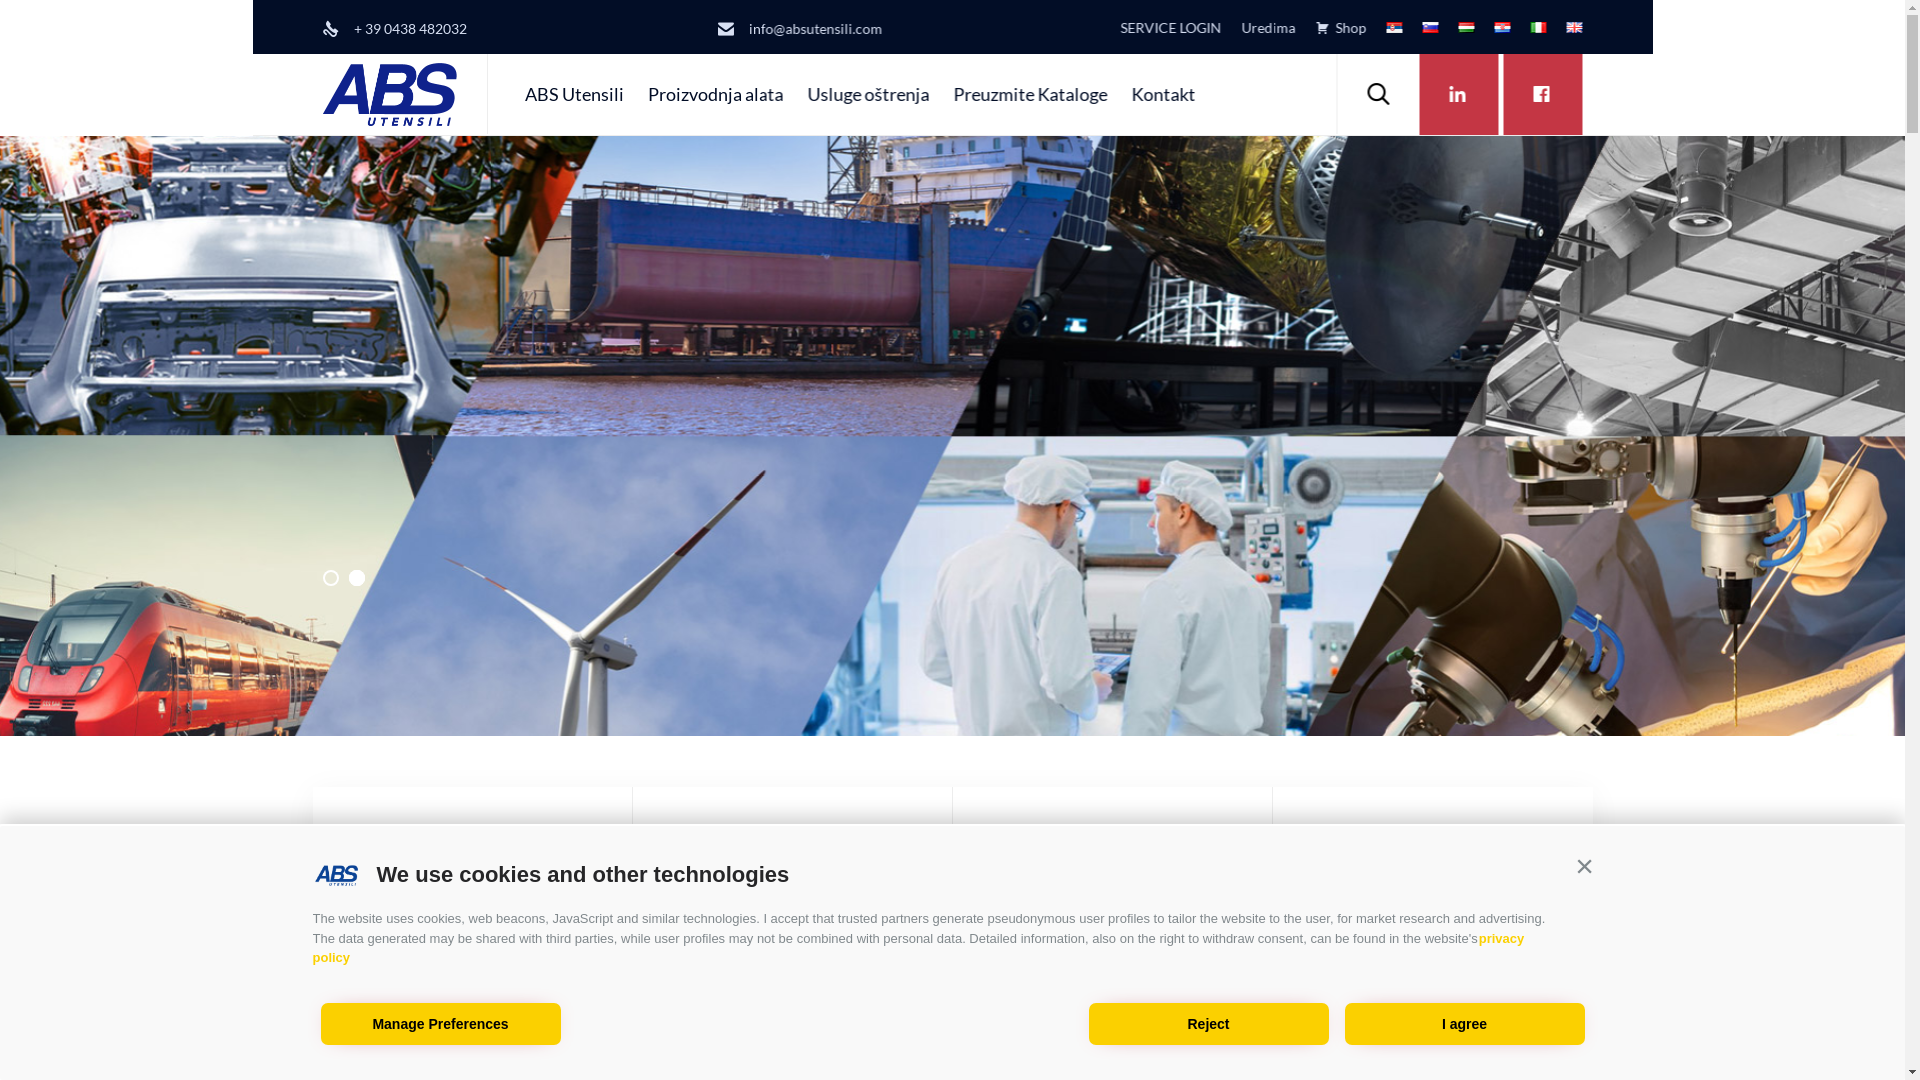 This screenshot has width=1920, height=1080. Describe the element at coordinates (1030, 93) in the screenshot. I see `'Preuzmite Kataloge'` at that location.